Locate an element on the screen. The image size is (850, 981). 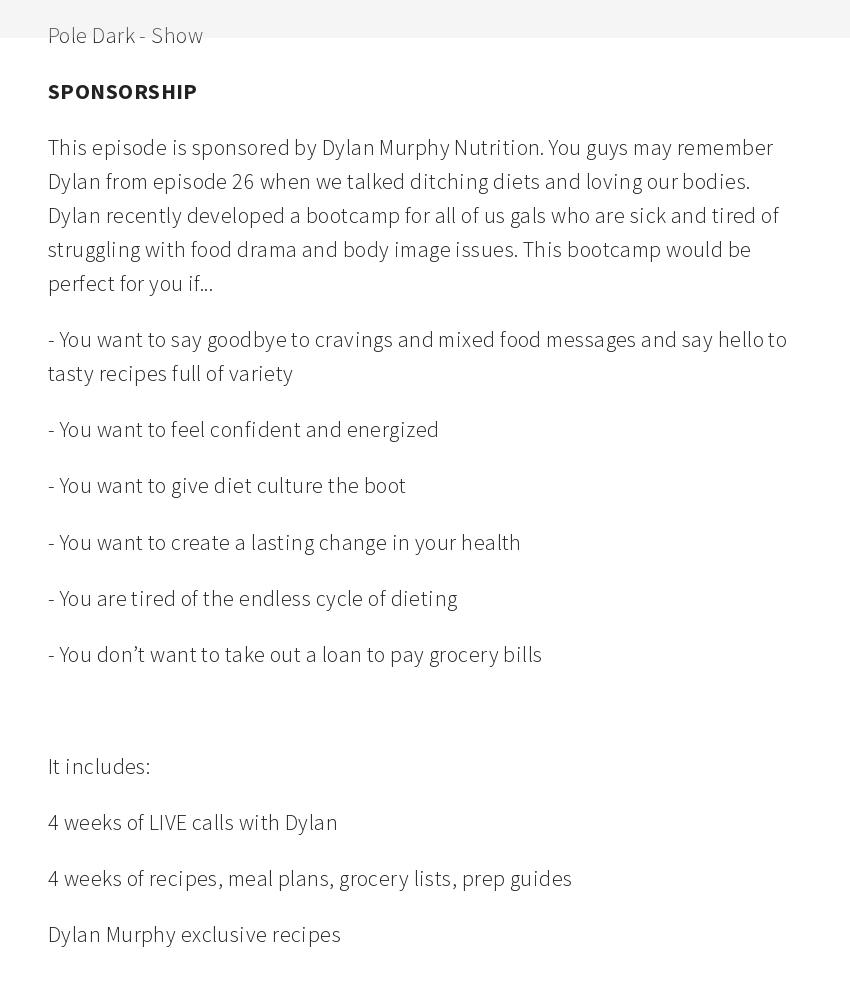
'- You want to say goodbye to cravings and mixed food messages and say hello to tasty recipes full of variety' is located at coordinates (419, 355).